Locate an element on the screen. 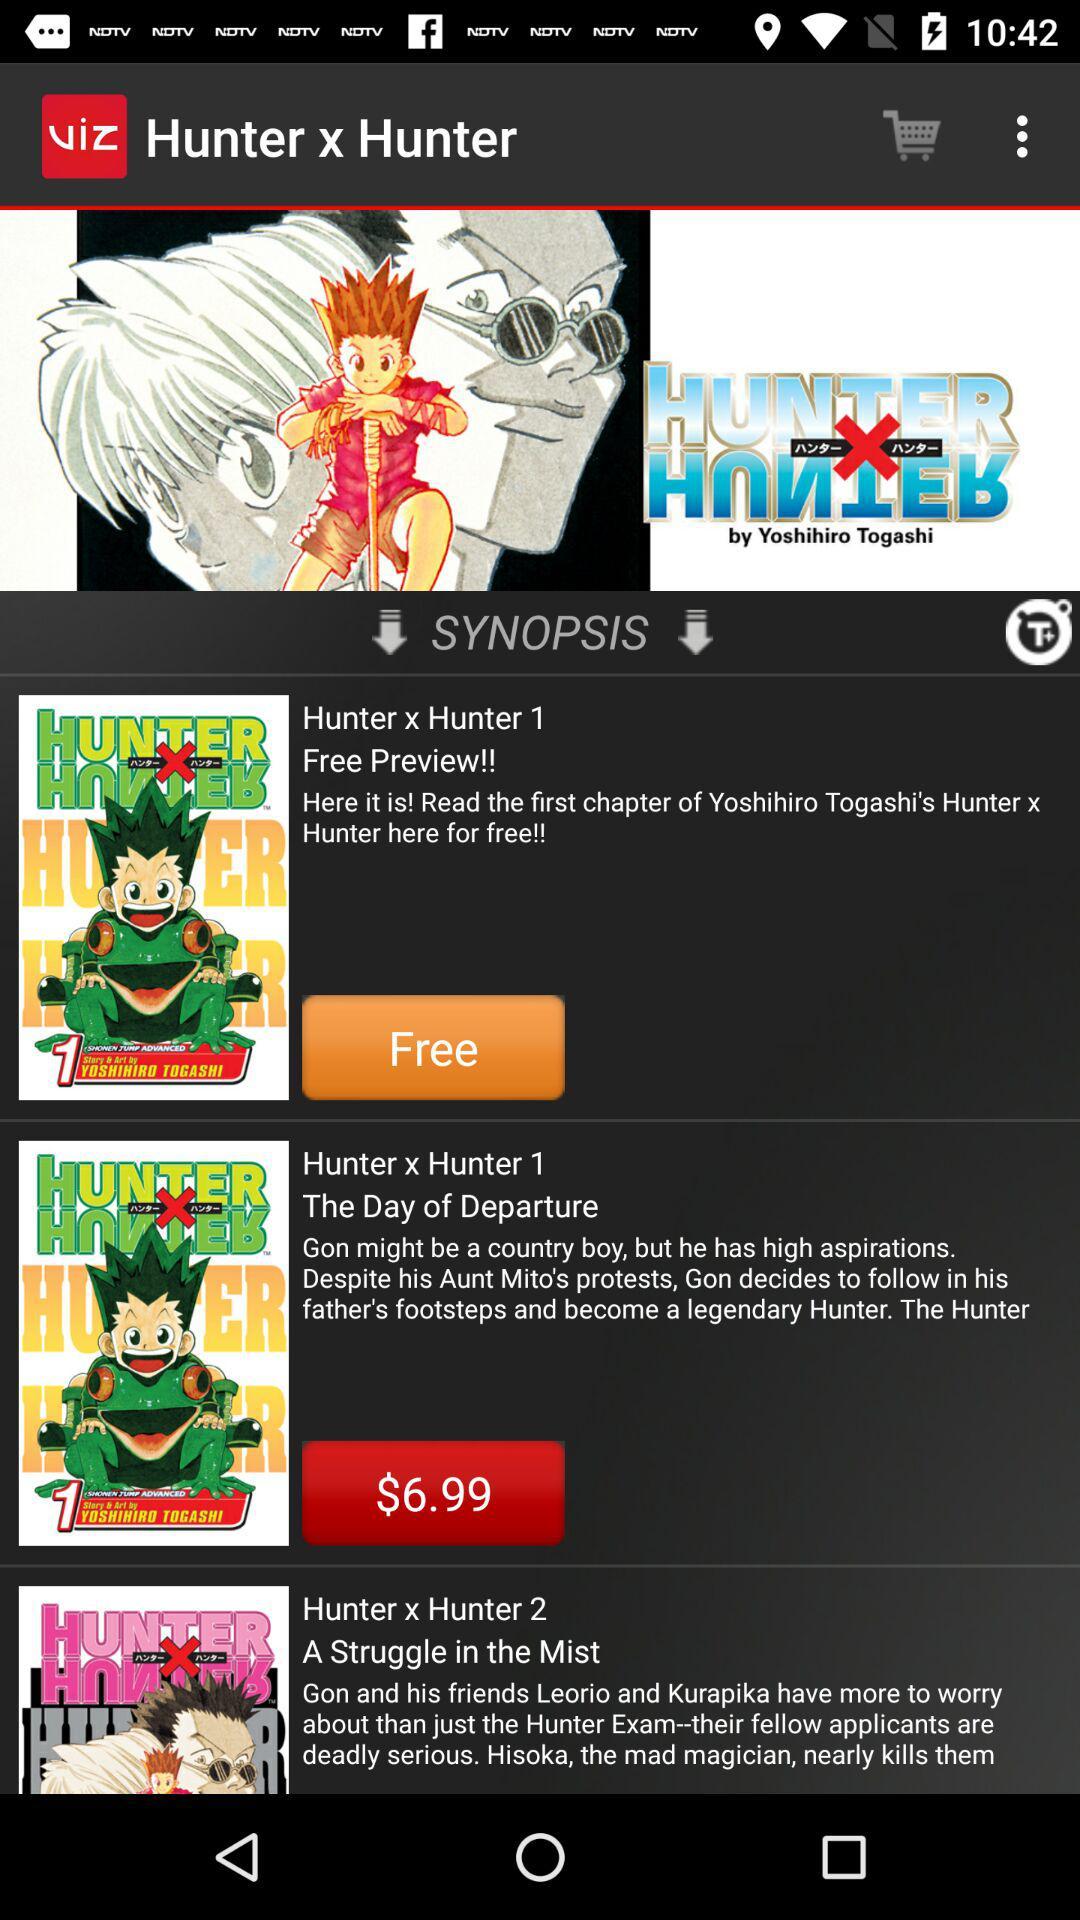 The width and height of the screenshot is (1080, 1920). the item to the left of synopsis is located at coordinates (389, 631).